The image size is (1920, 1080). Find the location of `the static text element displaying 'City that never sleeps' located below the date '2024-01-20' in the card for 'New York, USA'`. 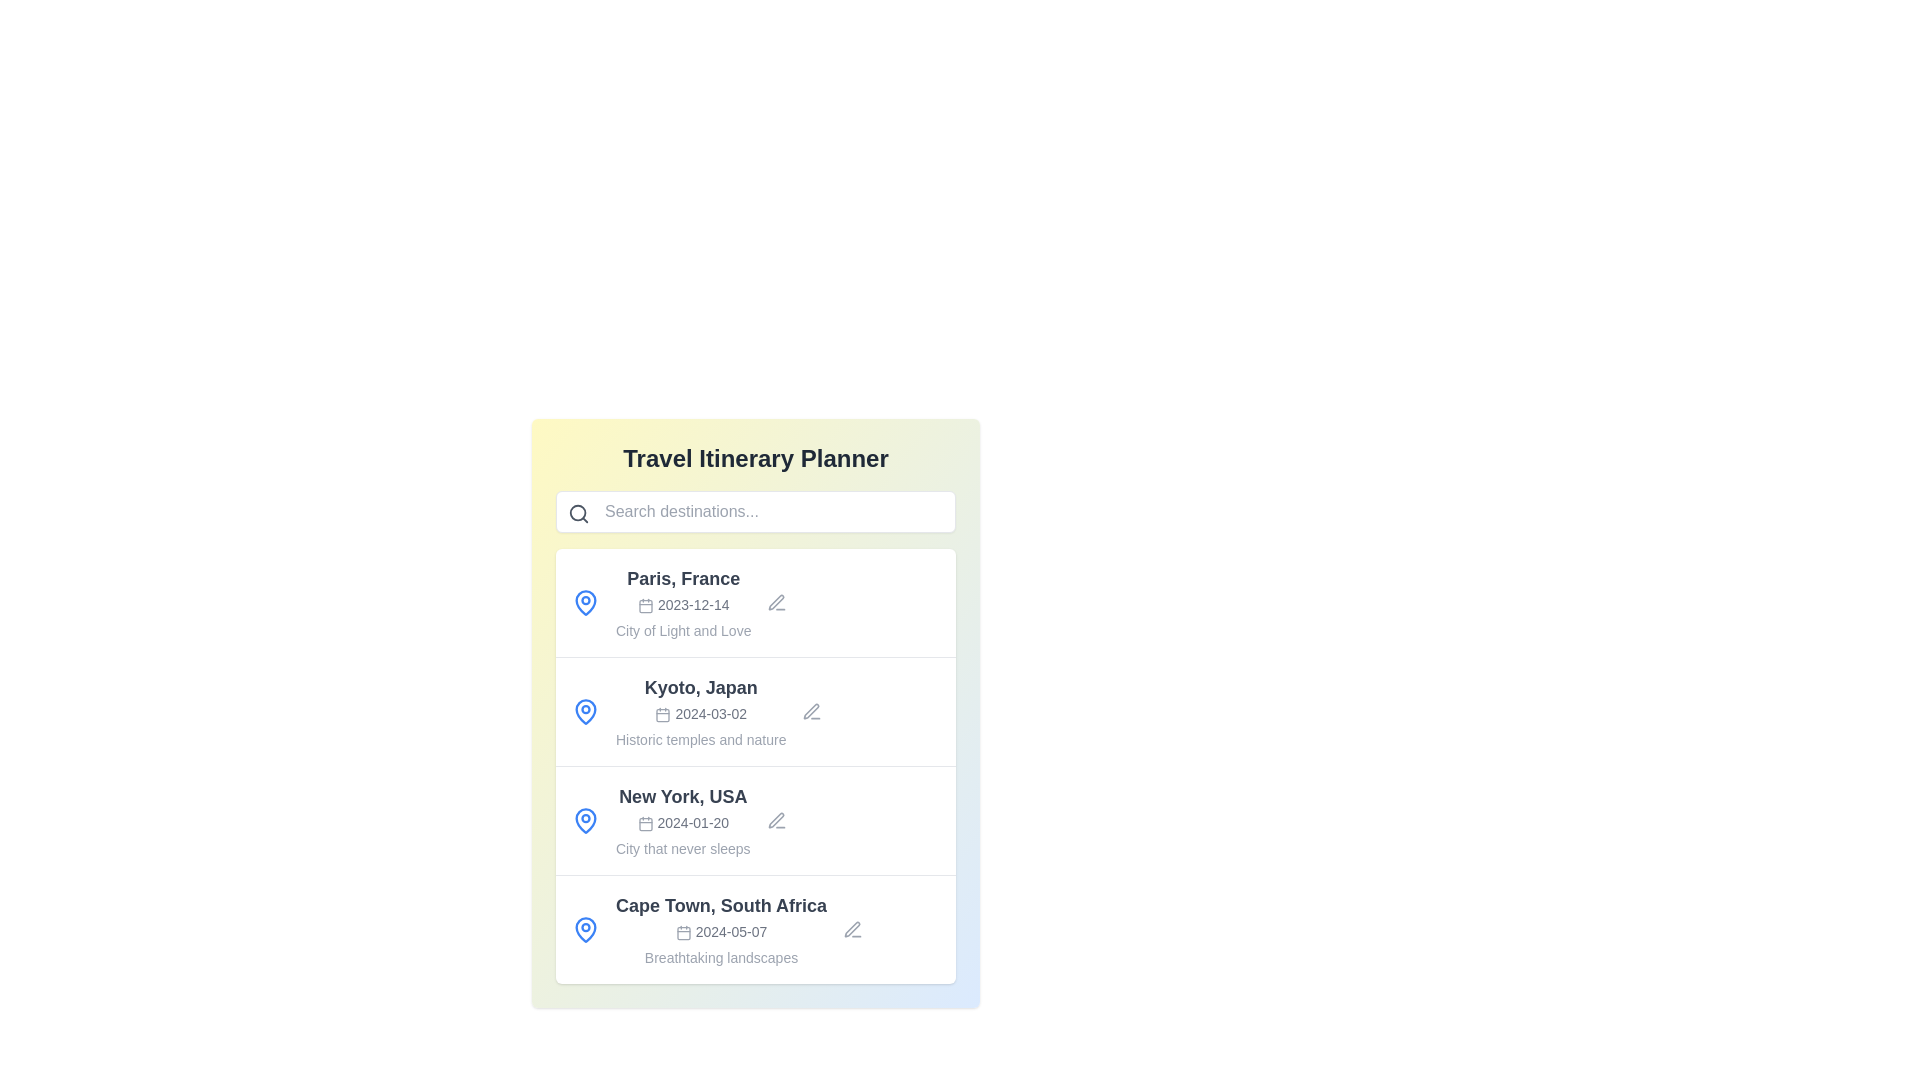

the static text element displaying 'City that never sleeps' located below the date '2024-01-20' in the card for 'New York, USA' is located at coordinates (683, 848).